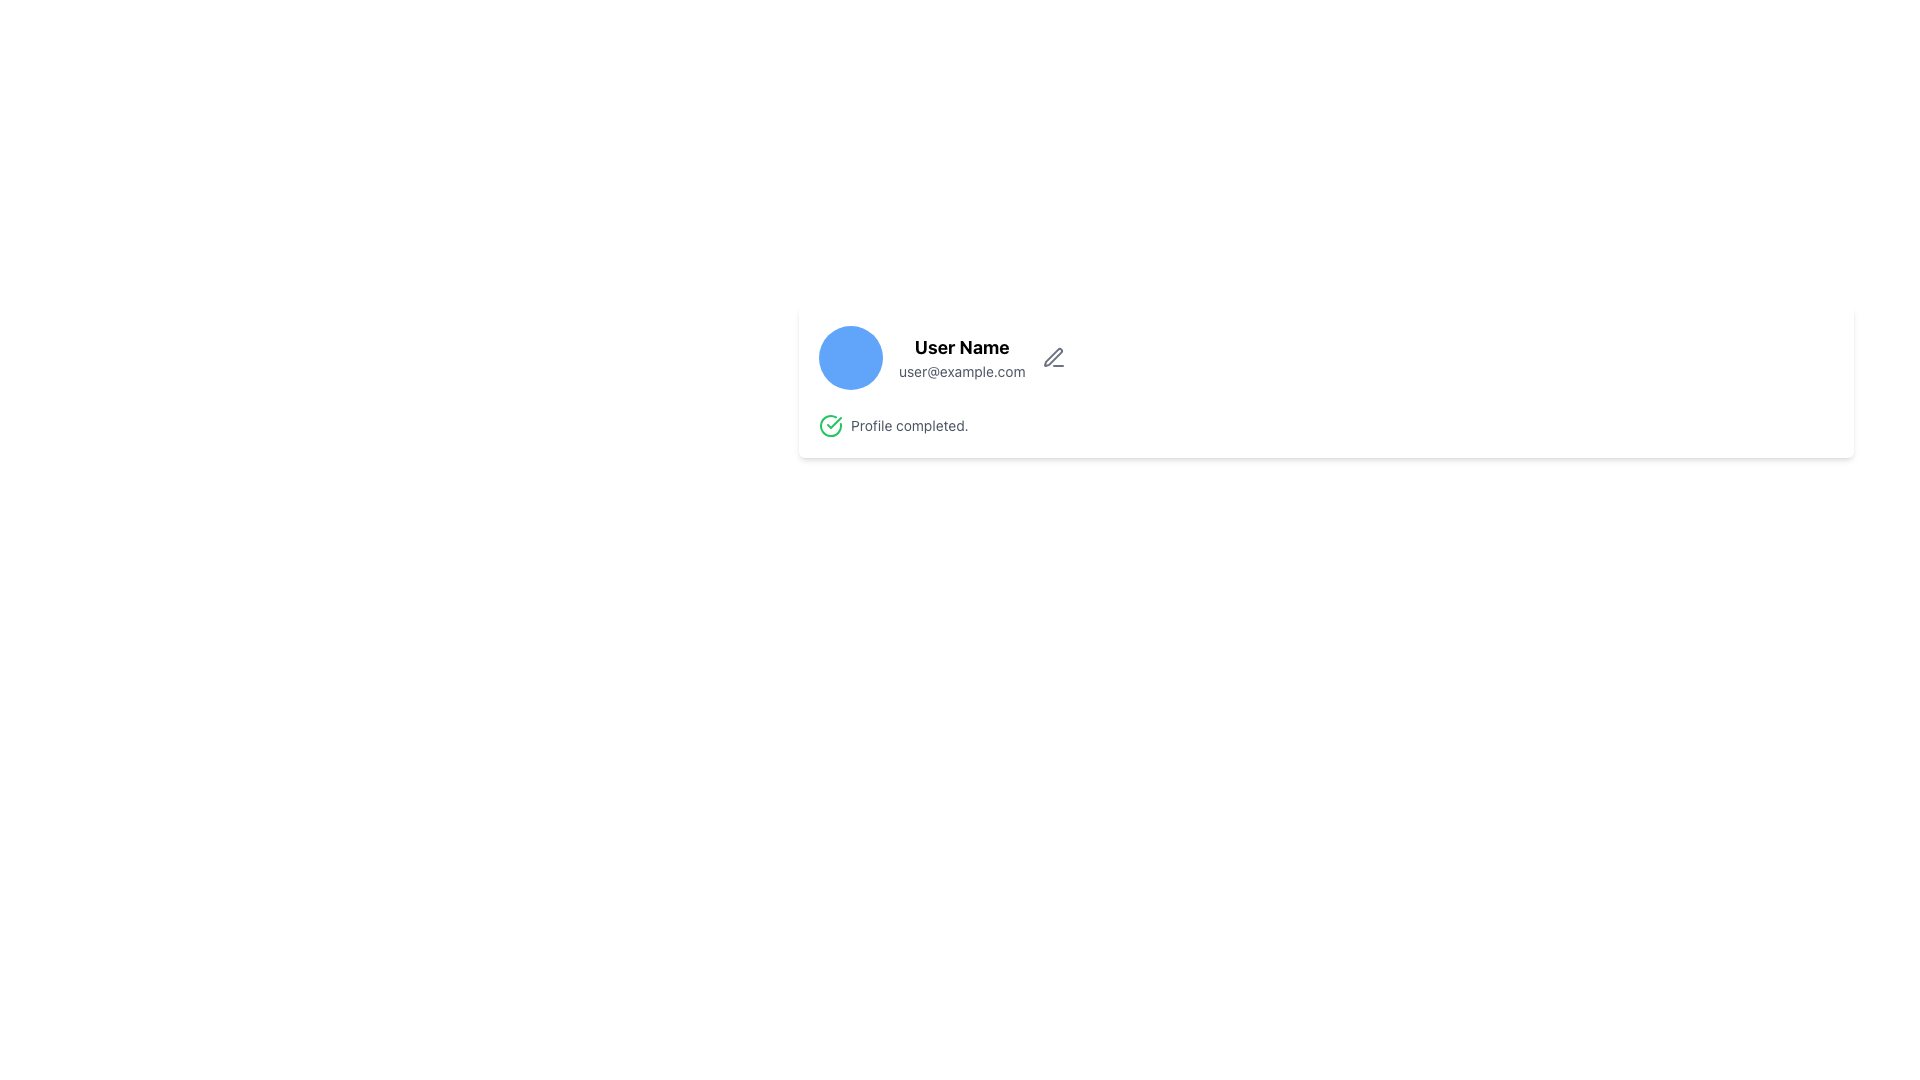 The image size is (1920, 1080). What do you see at coordinates (962, 346) in the screenshot?
I see `the 'User Name' label that displays the user's name, located at the upper-left section of the profile card, above 'user@example.com', and aligned centrally with the avatar image` at bounding box center [962, 346].